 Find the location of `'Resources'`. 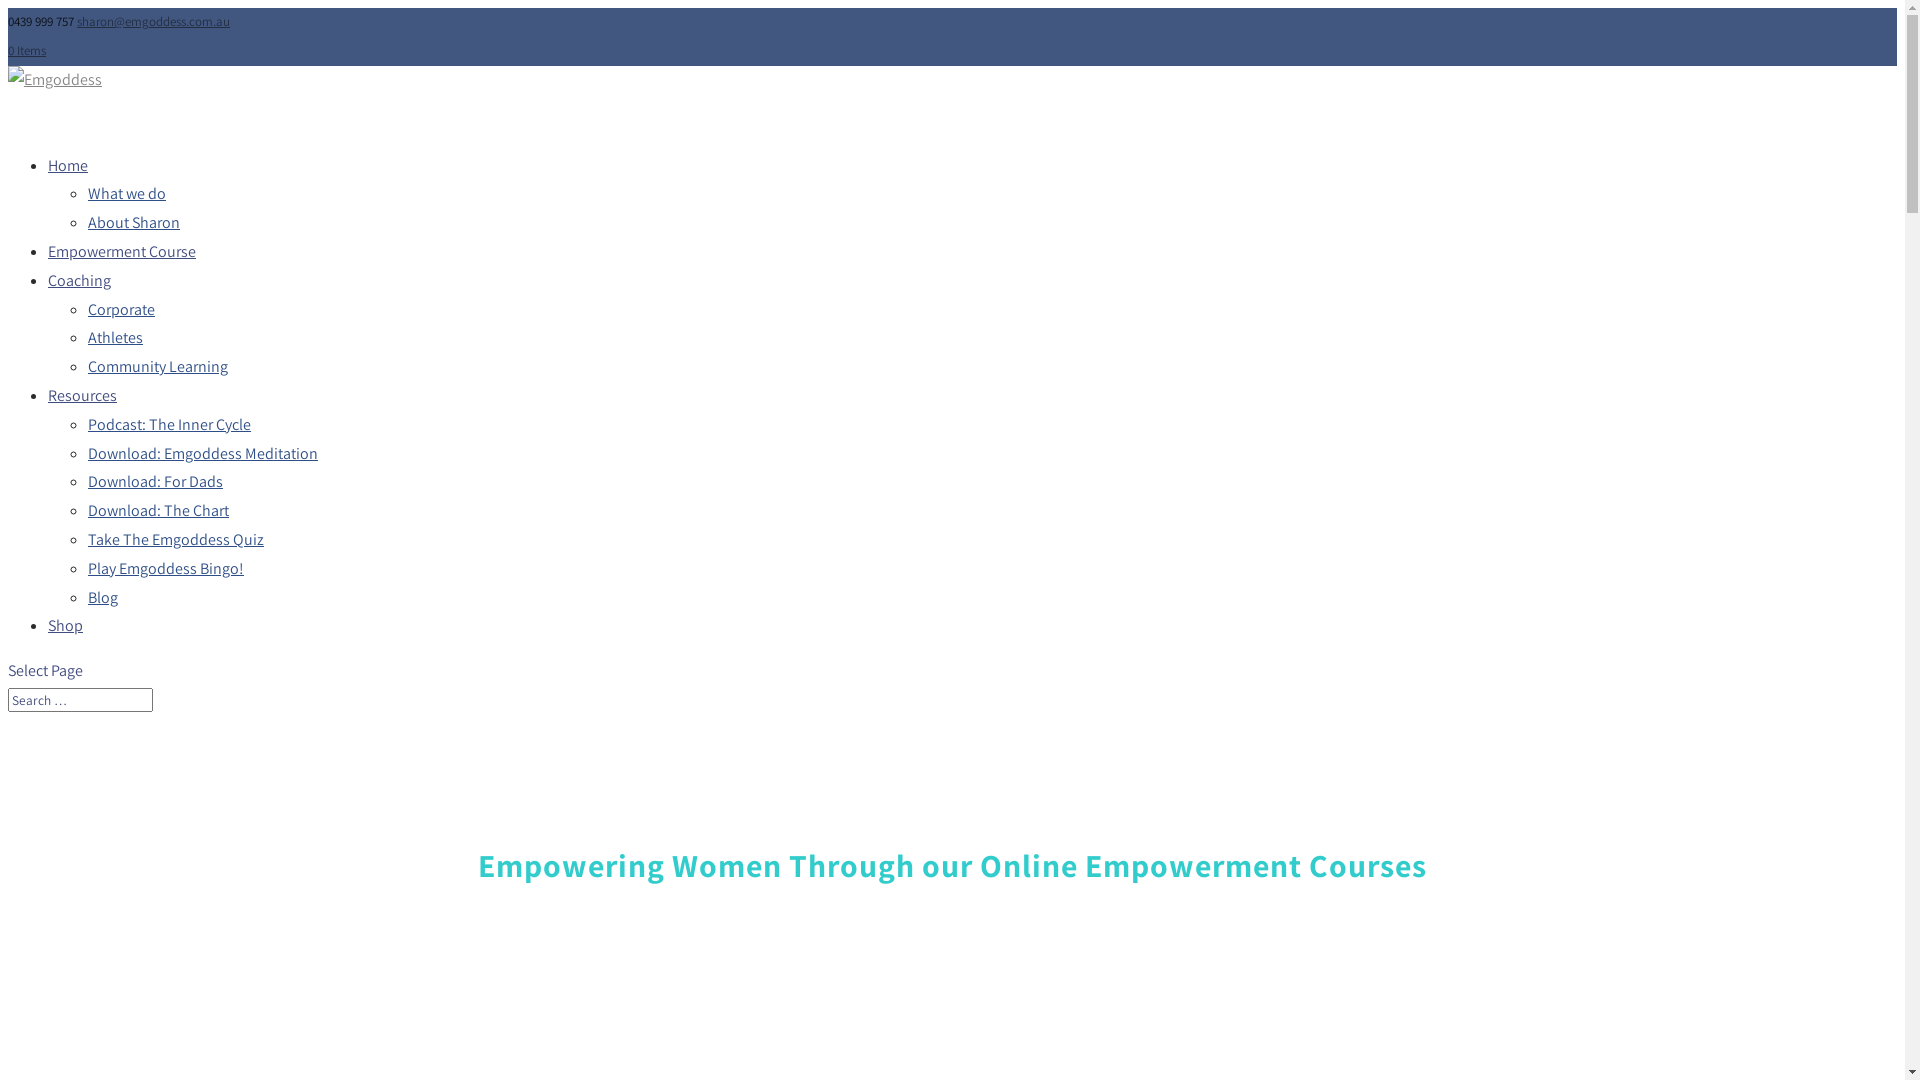

'Resources' is located at coordinates (81, 401).